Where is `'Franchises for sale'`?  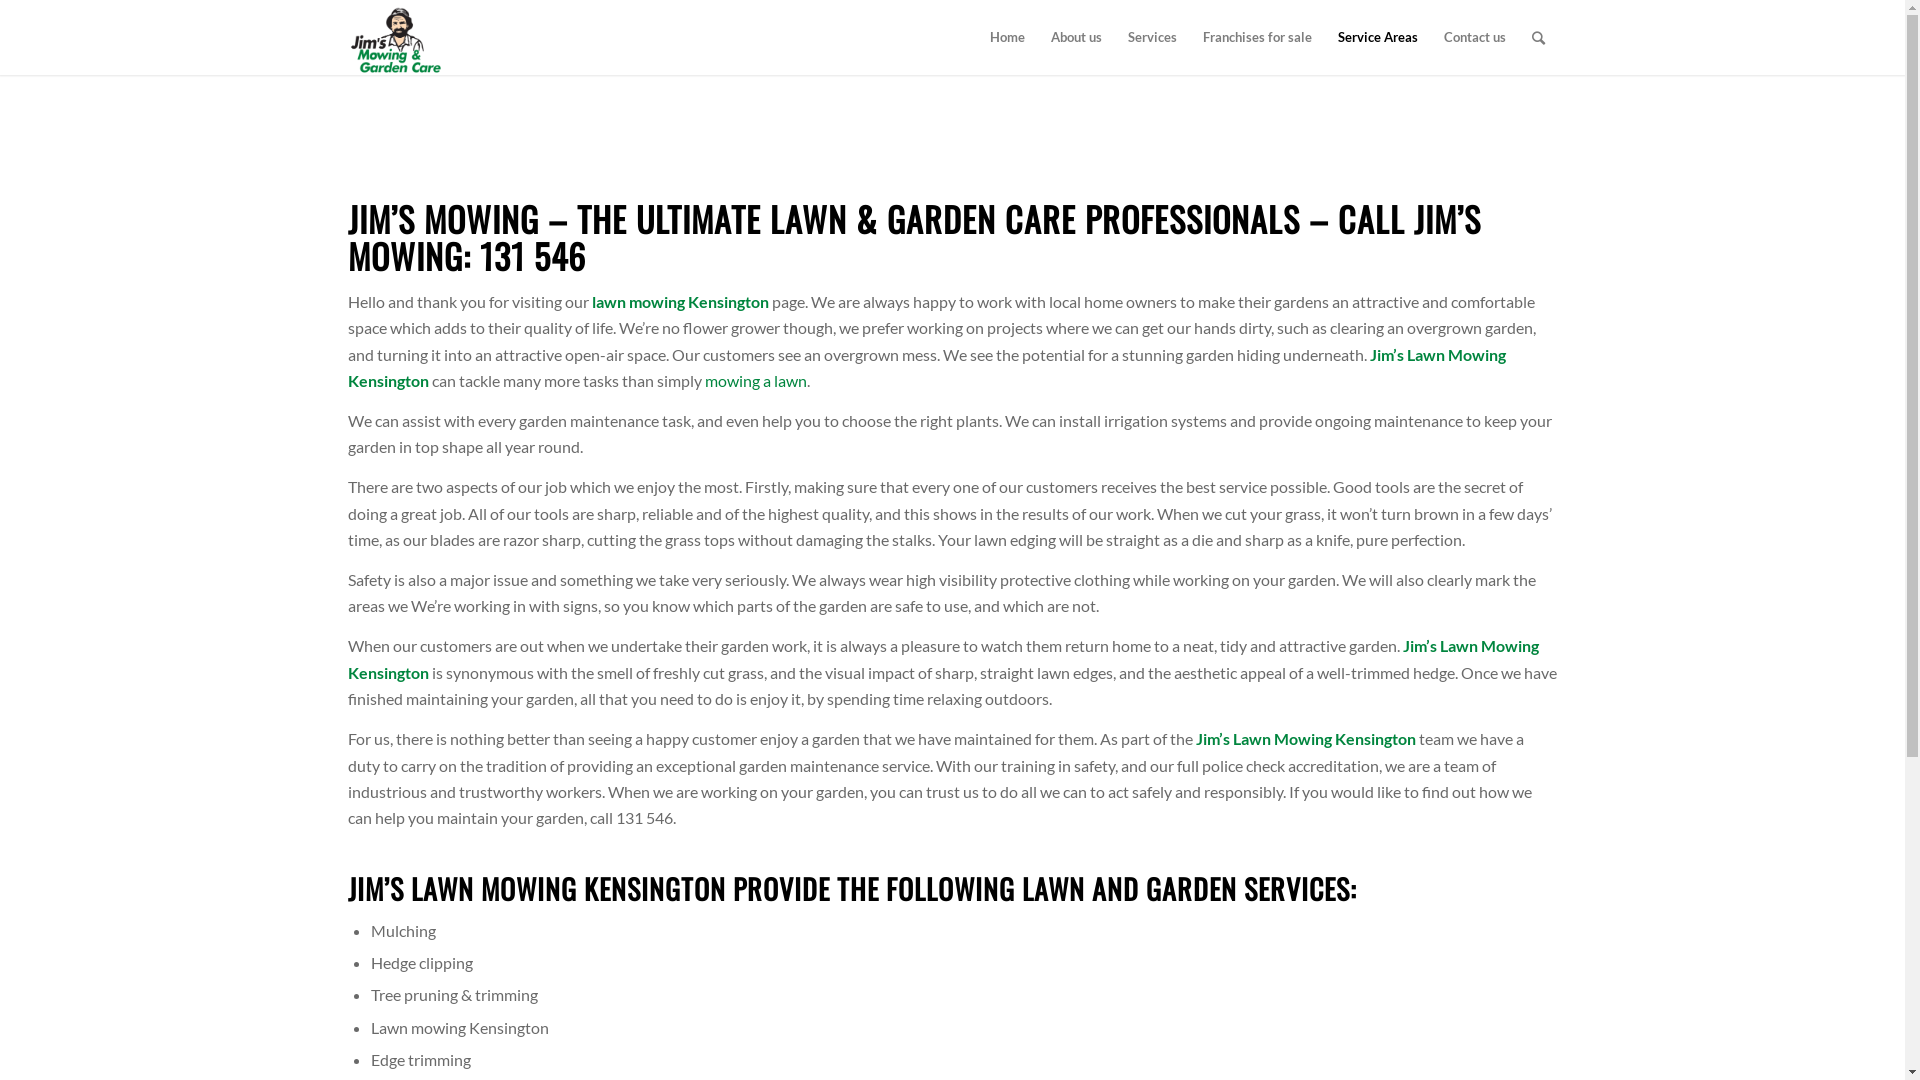 'Franchises for sale' is located at coordinates (1256, 37).